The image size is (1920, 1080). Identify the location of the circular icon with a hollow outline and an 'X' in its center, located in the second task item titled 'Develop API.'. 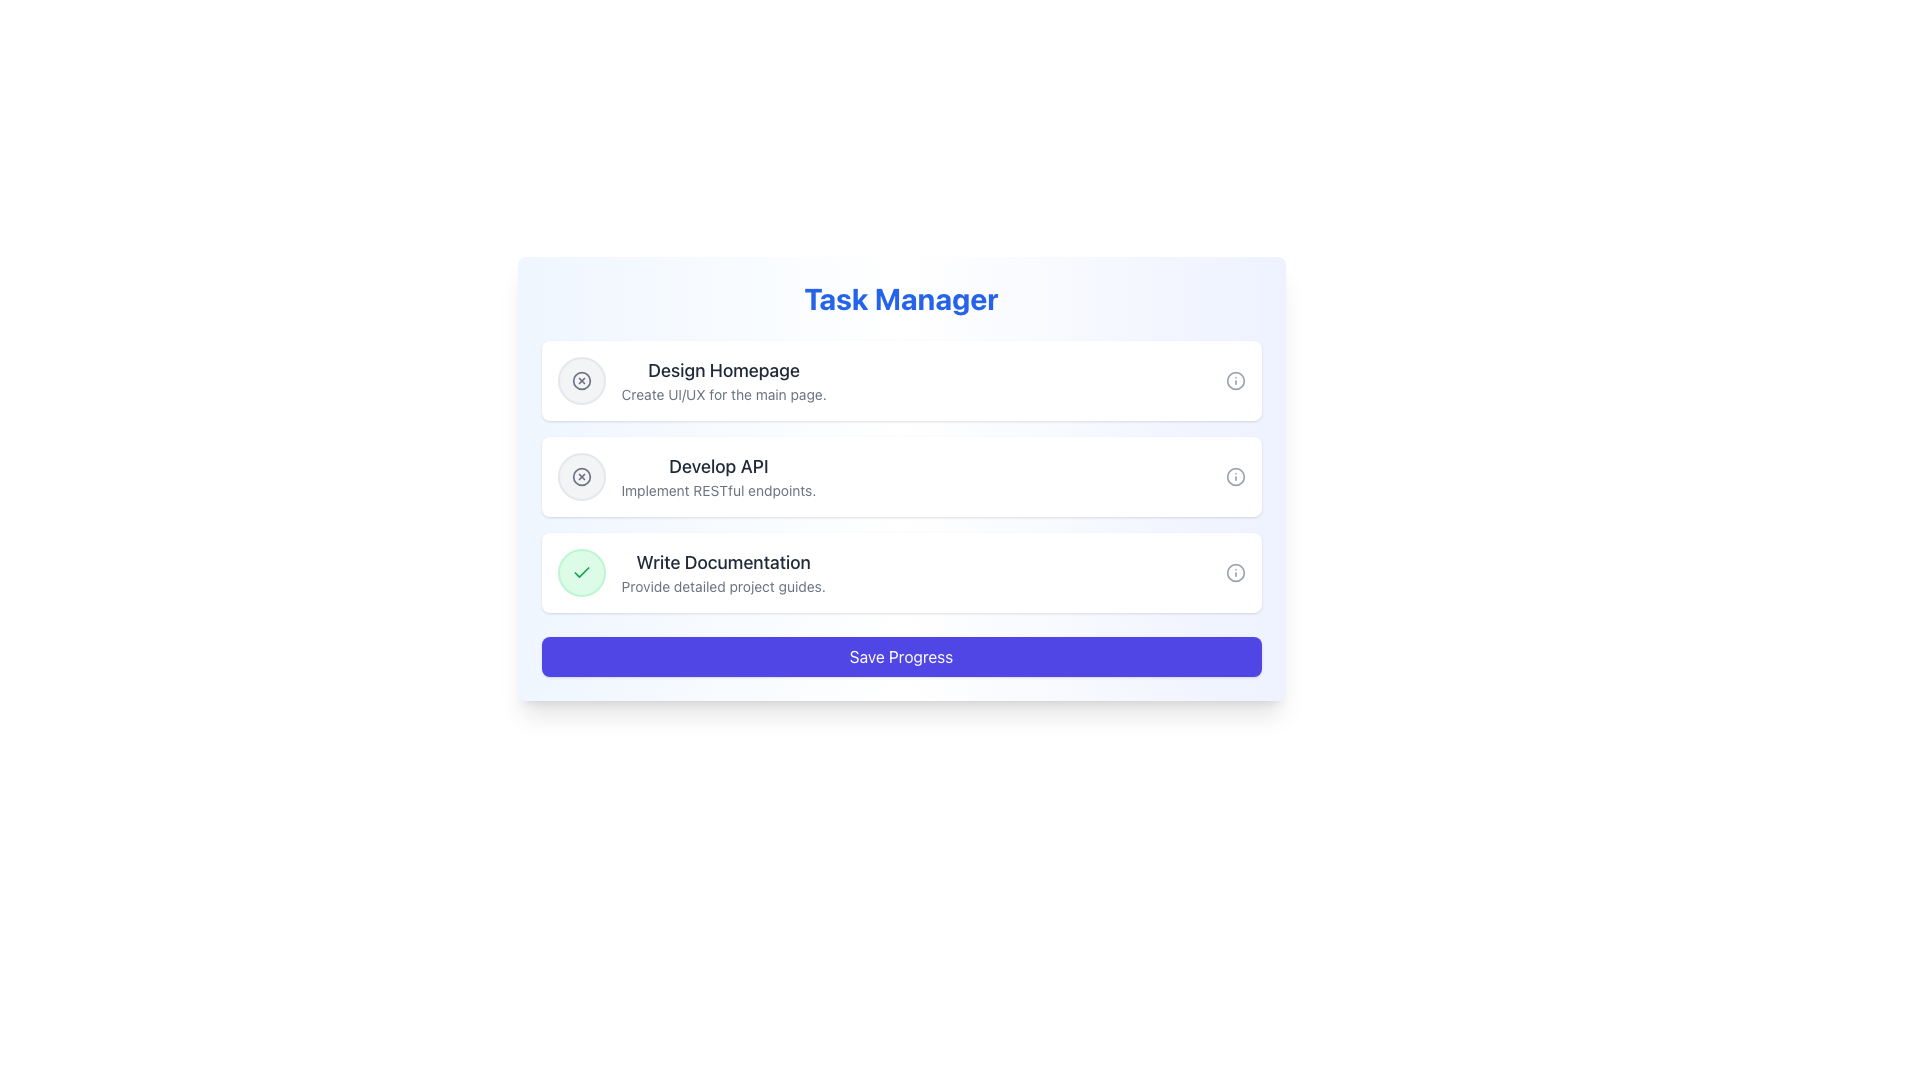
(580, 381).